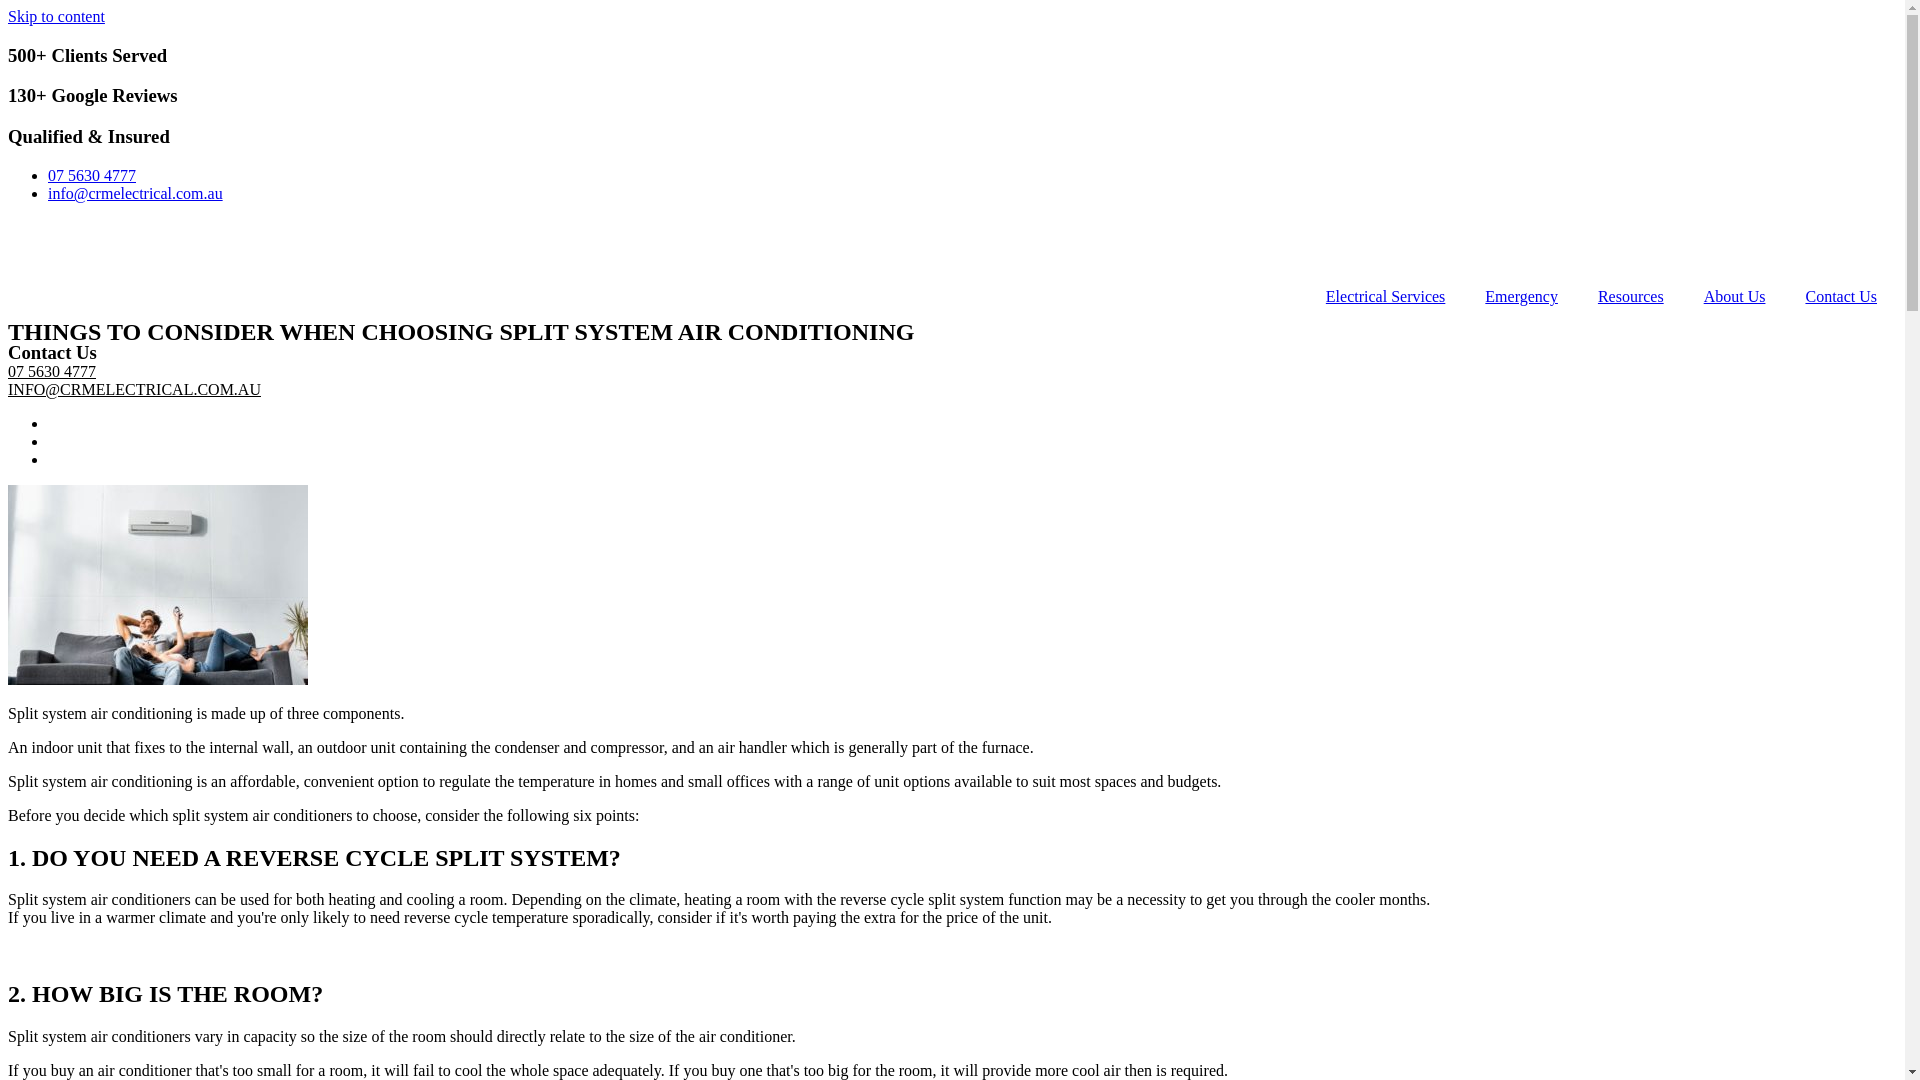 The height and width of the screenshot is (1080, 1920). What do you see at coordinates (1733, 297) in the screenshot?
I see `'About Us'` at bounding box center [1733, 297].